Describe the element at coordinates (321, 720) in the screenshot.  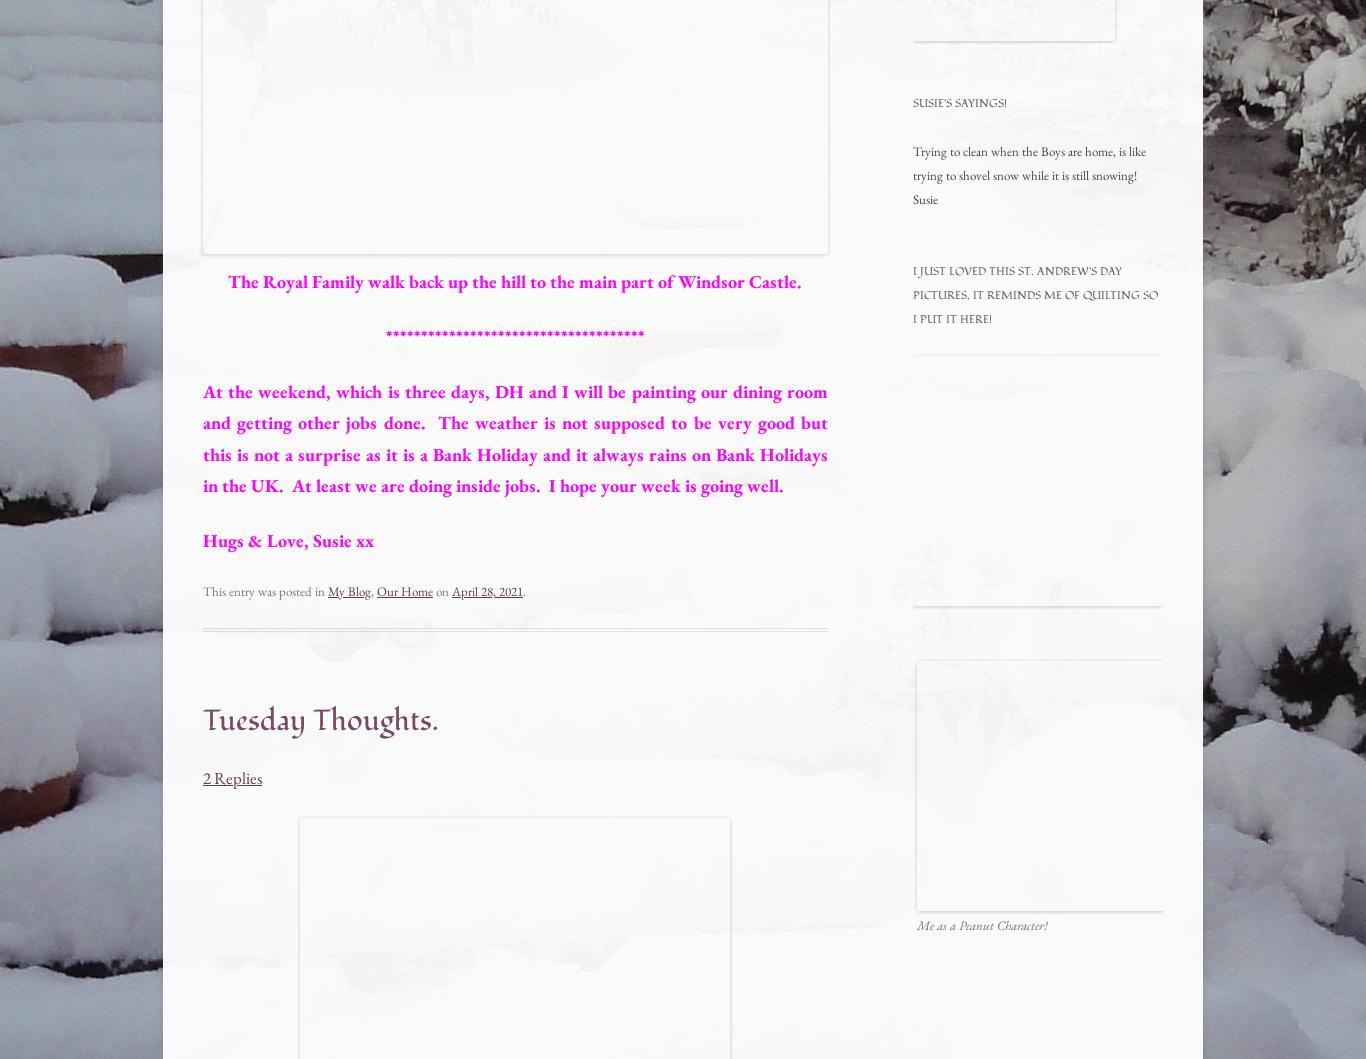
I see `'Tuesday Thoughts.'` at that location.